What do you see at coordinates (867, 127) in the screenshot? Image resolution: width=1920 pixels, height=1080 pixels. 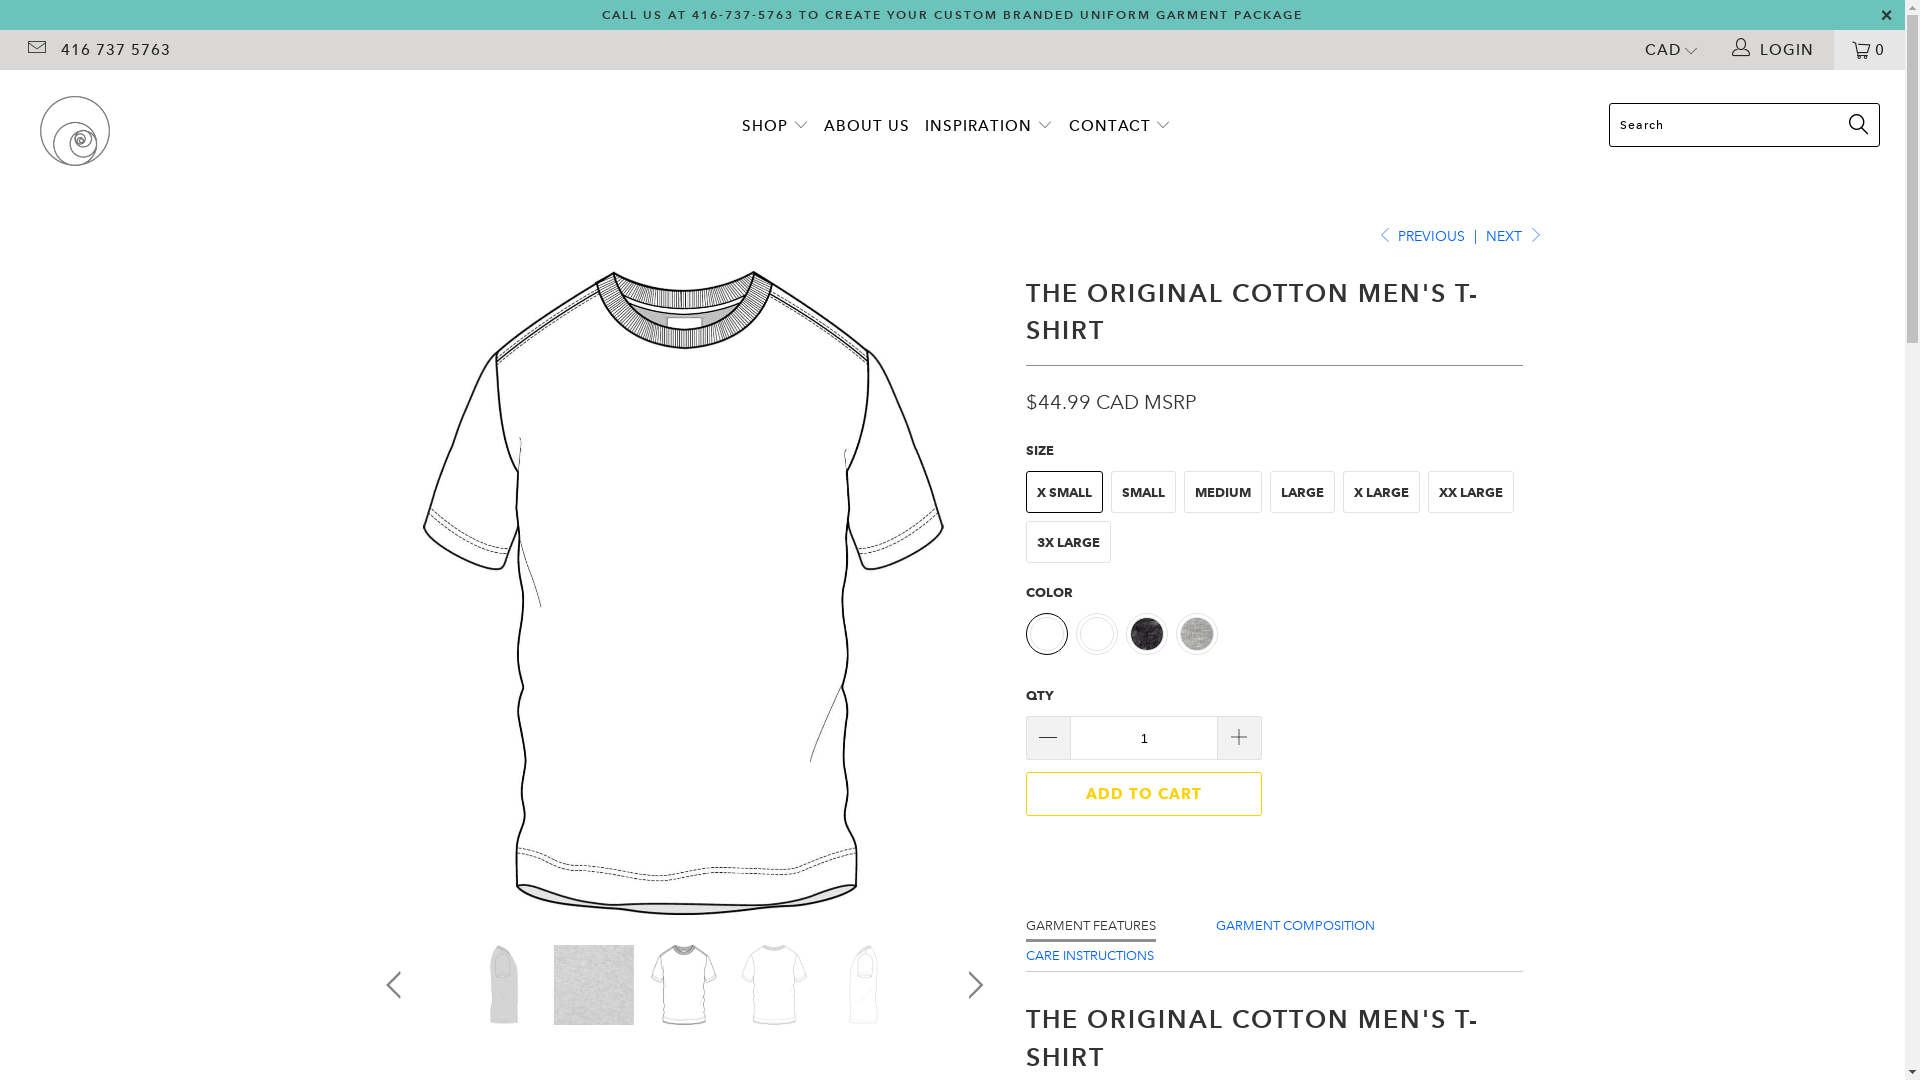 I see `'ABOUT US'` at bounding box center [867, 127].